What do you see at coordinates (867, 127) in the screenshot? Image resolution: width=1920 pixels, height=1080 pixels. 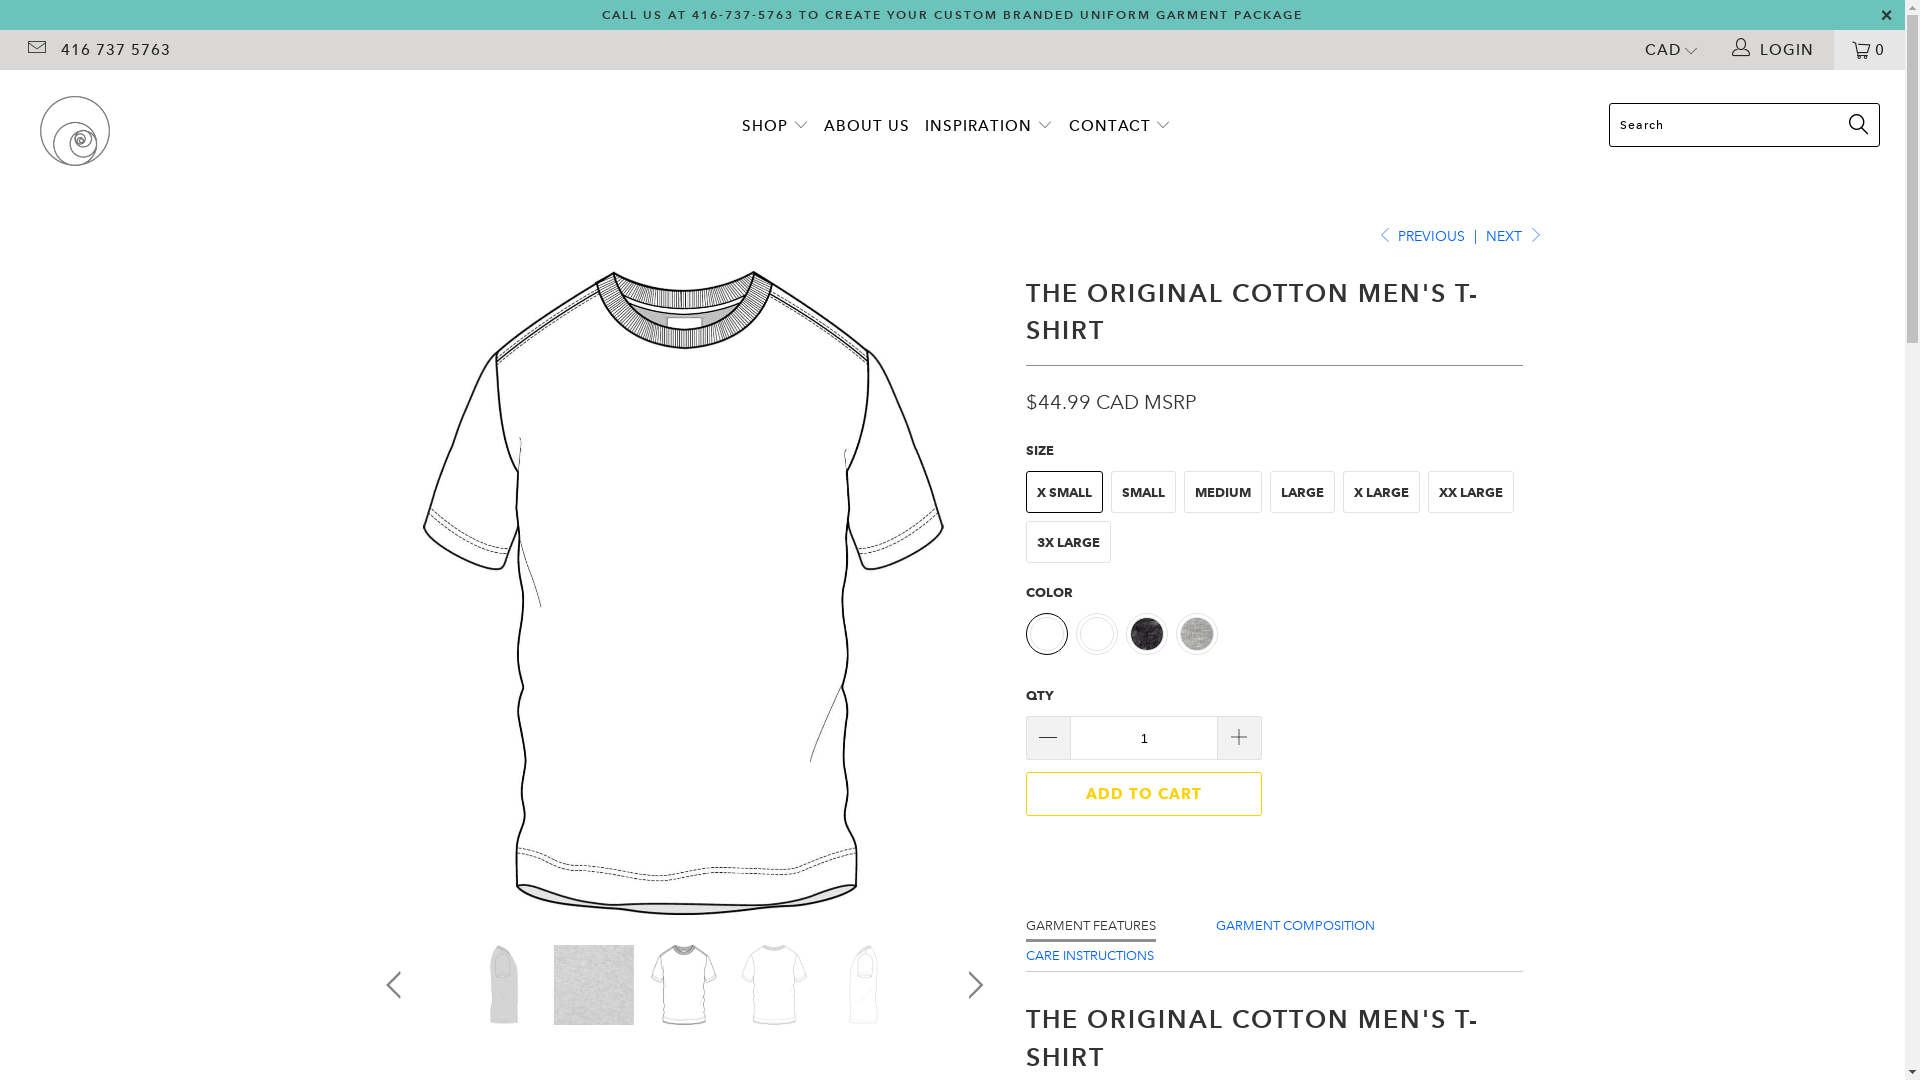 I see `'ABOUT US'` at bounding box center [867, 127].